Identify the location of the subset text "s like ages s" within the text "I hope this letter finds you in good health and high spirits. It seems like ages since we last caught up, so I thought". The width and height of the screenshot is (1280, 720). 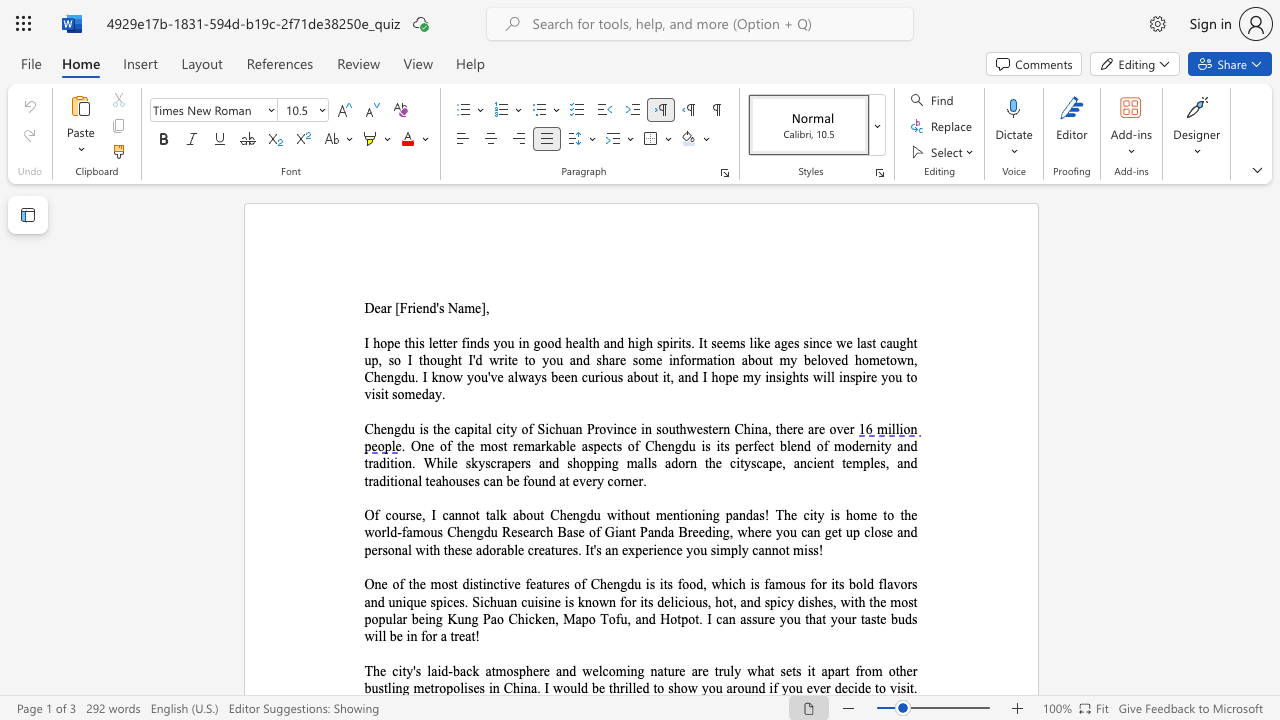
(739, 342).